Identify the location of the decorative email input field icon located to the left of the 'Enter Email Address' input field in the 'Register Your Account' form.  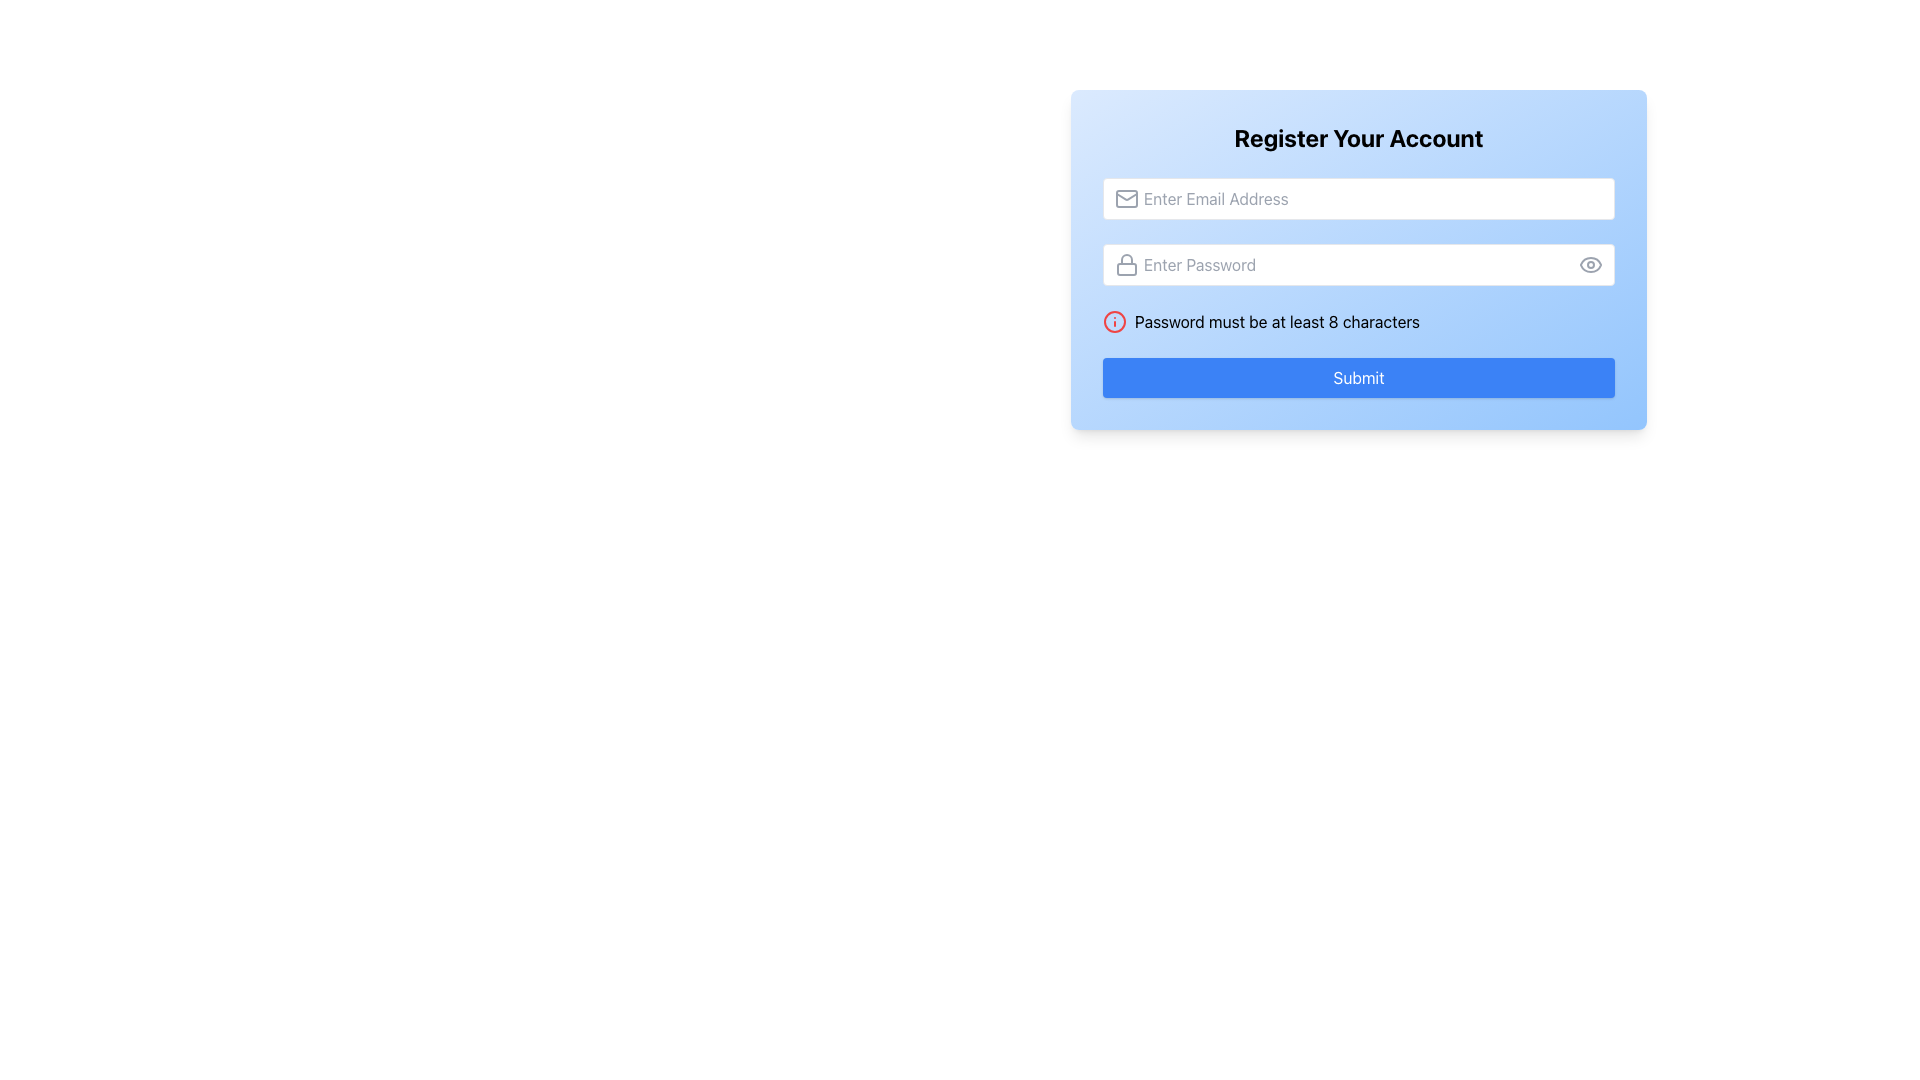
(1127, 199).